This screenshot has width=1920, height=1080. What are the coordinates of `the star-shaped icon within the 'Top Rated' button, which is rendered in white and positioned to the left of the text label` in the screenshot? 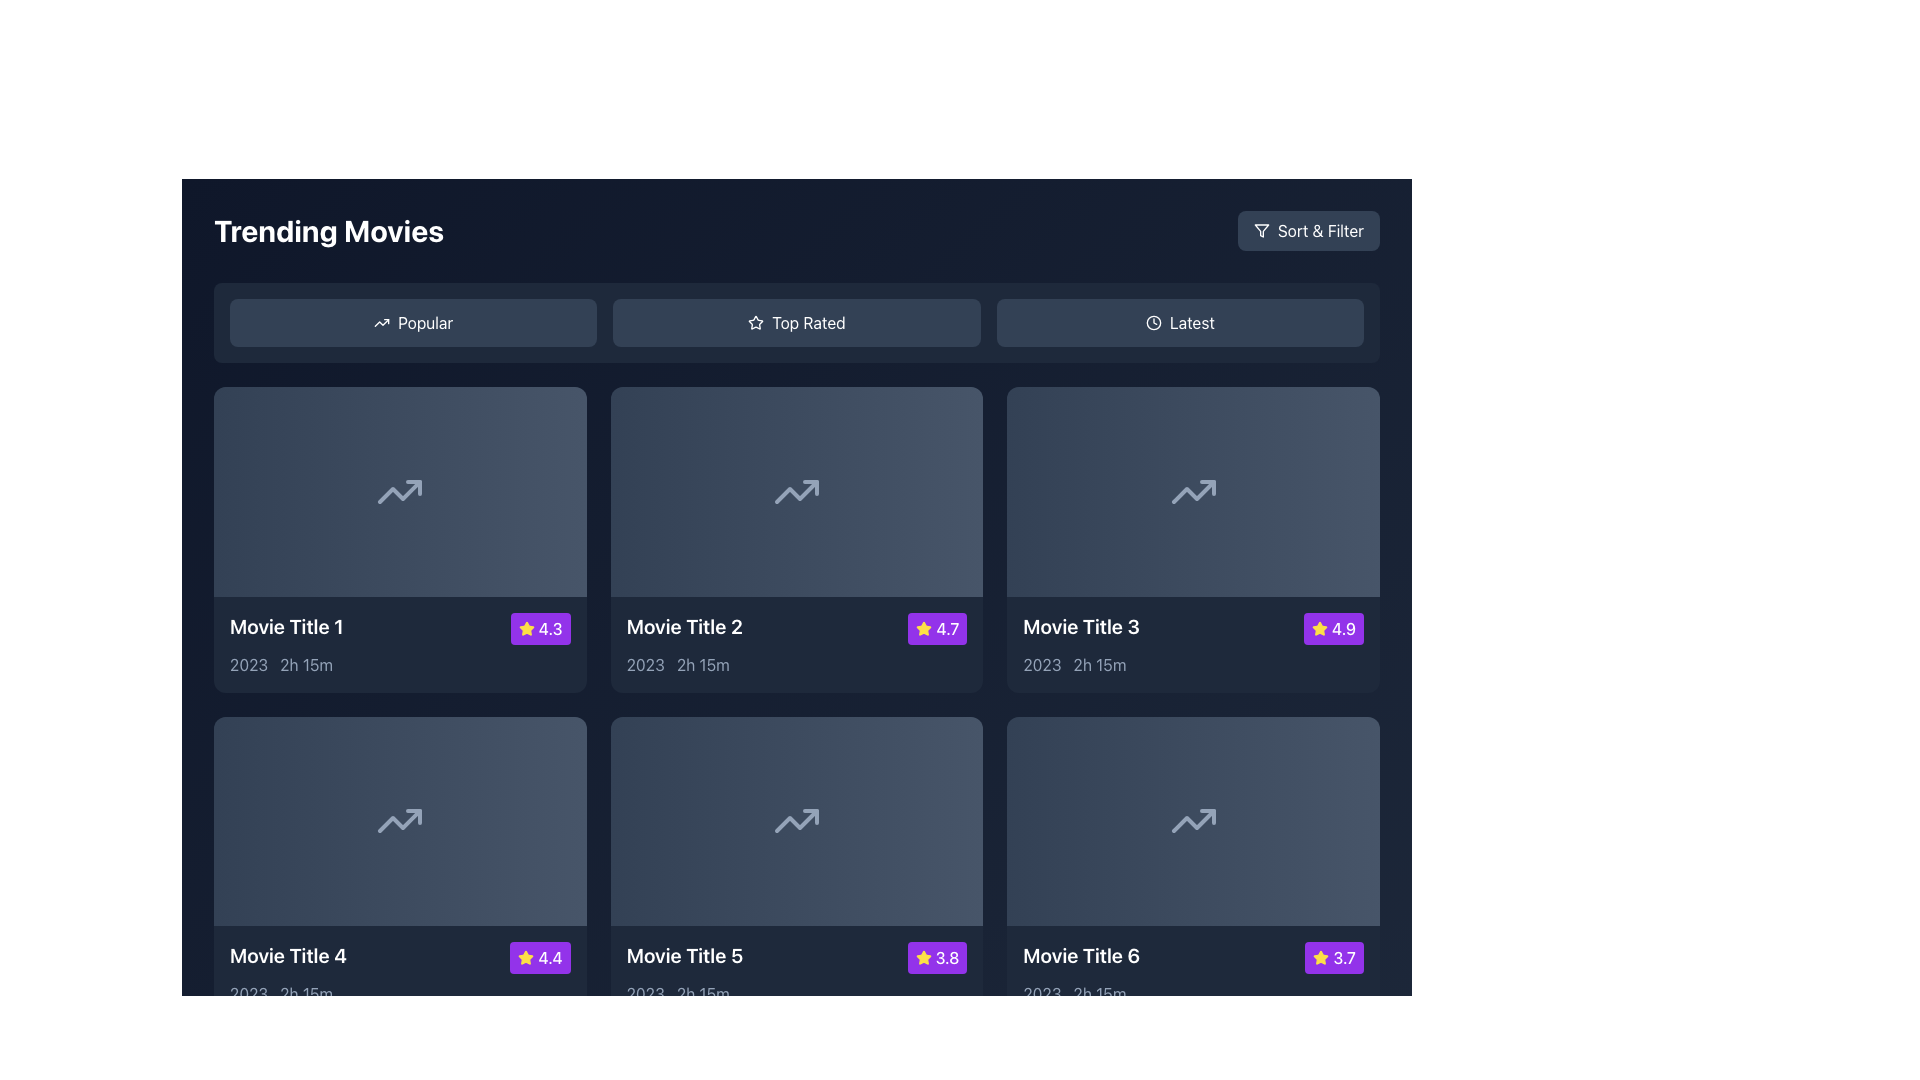 It's located at (755, 322).